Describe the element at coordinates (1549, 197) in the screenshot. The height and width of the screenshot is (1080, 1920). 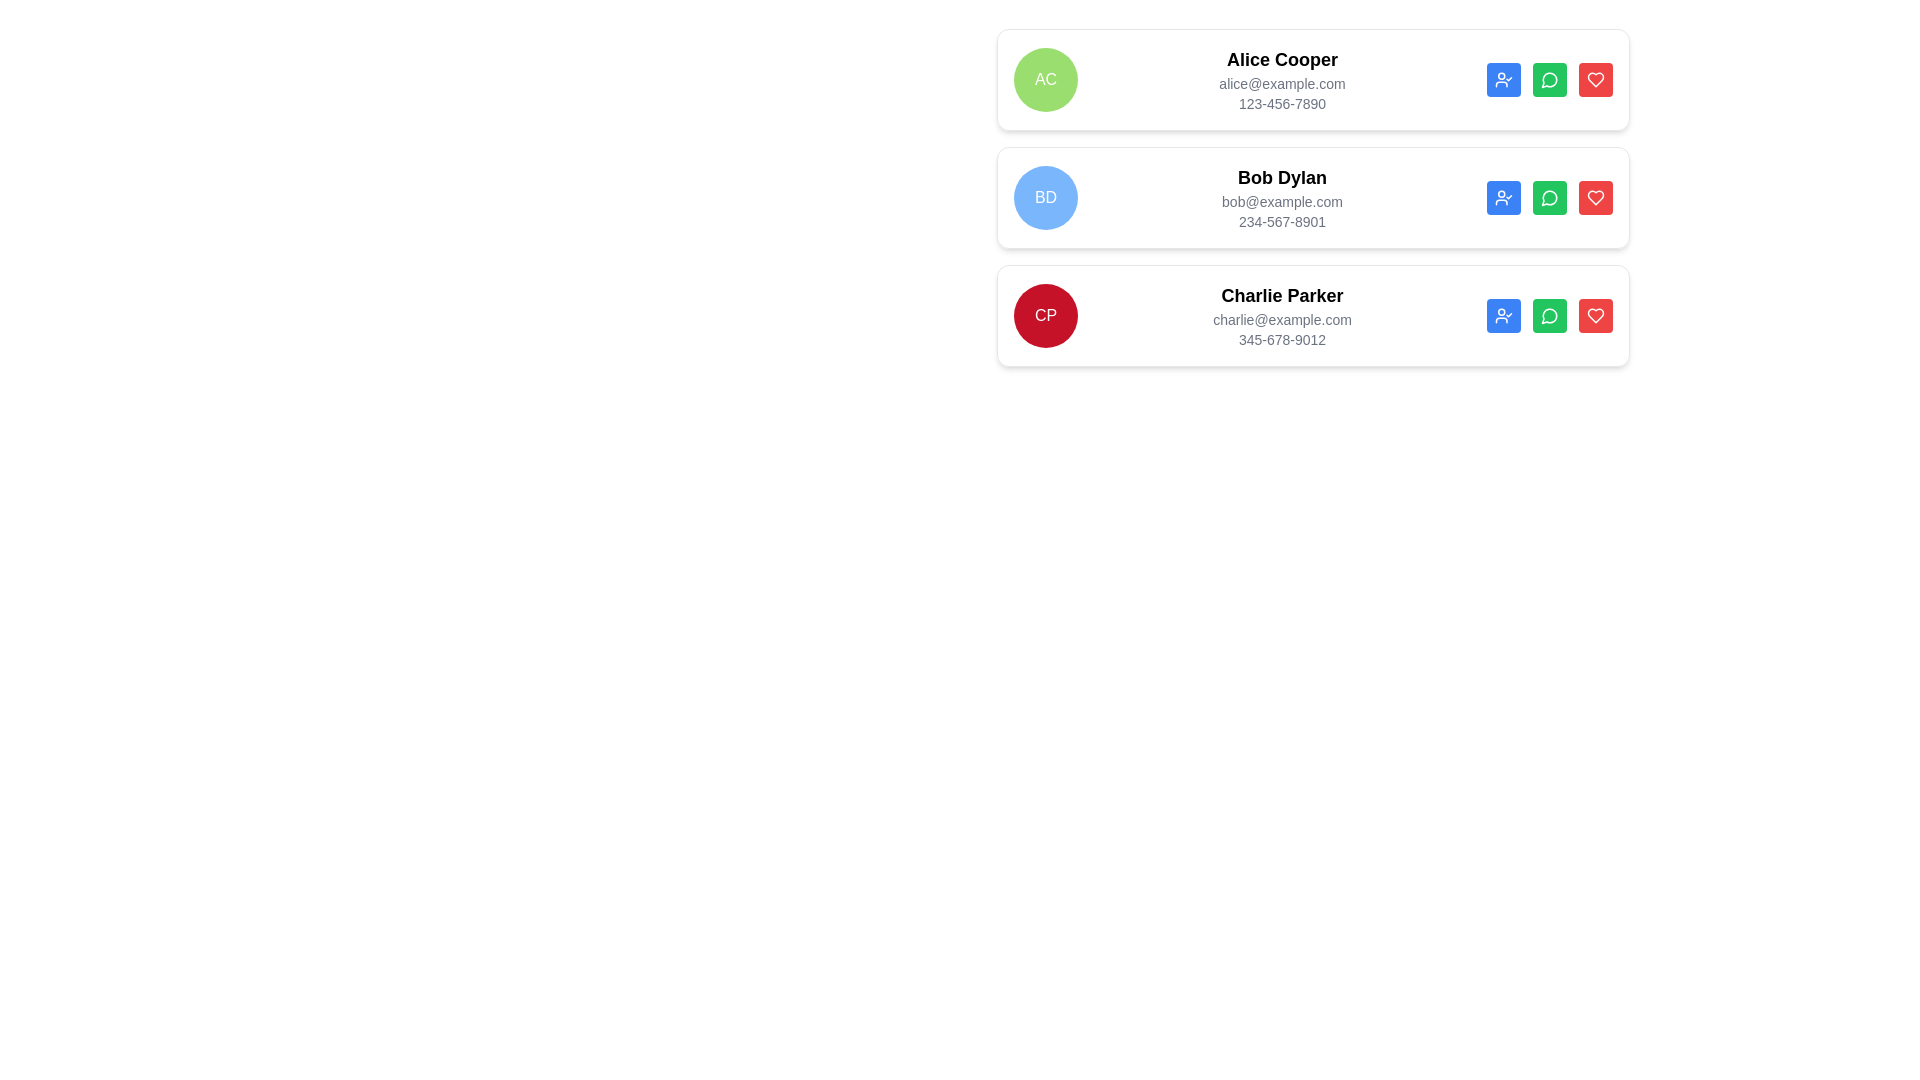
I see `the green rounded button containing the chat icon for 'Bob Dylan' to initiate a chat` at that location.